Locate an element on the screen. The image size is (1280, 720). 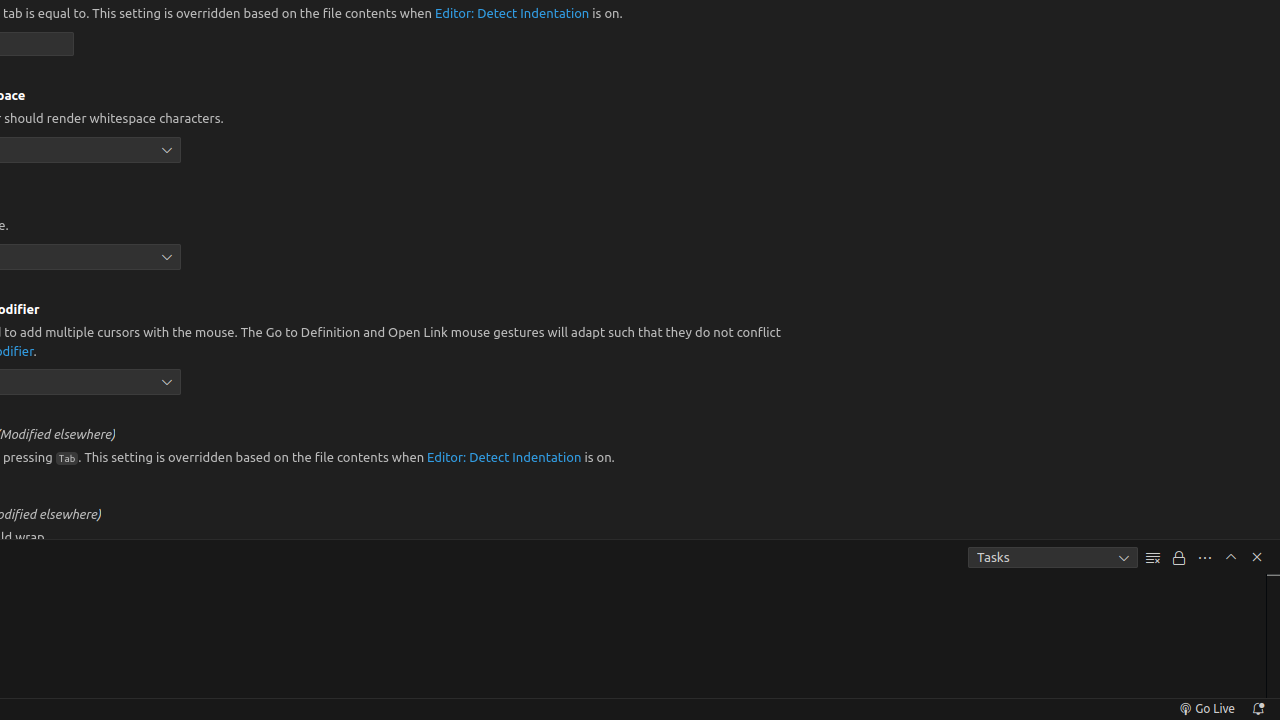
'Hide Panel' is located at coordinates (1255, 556).